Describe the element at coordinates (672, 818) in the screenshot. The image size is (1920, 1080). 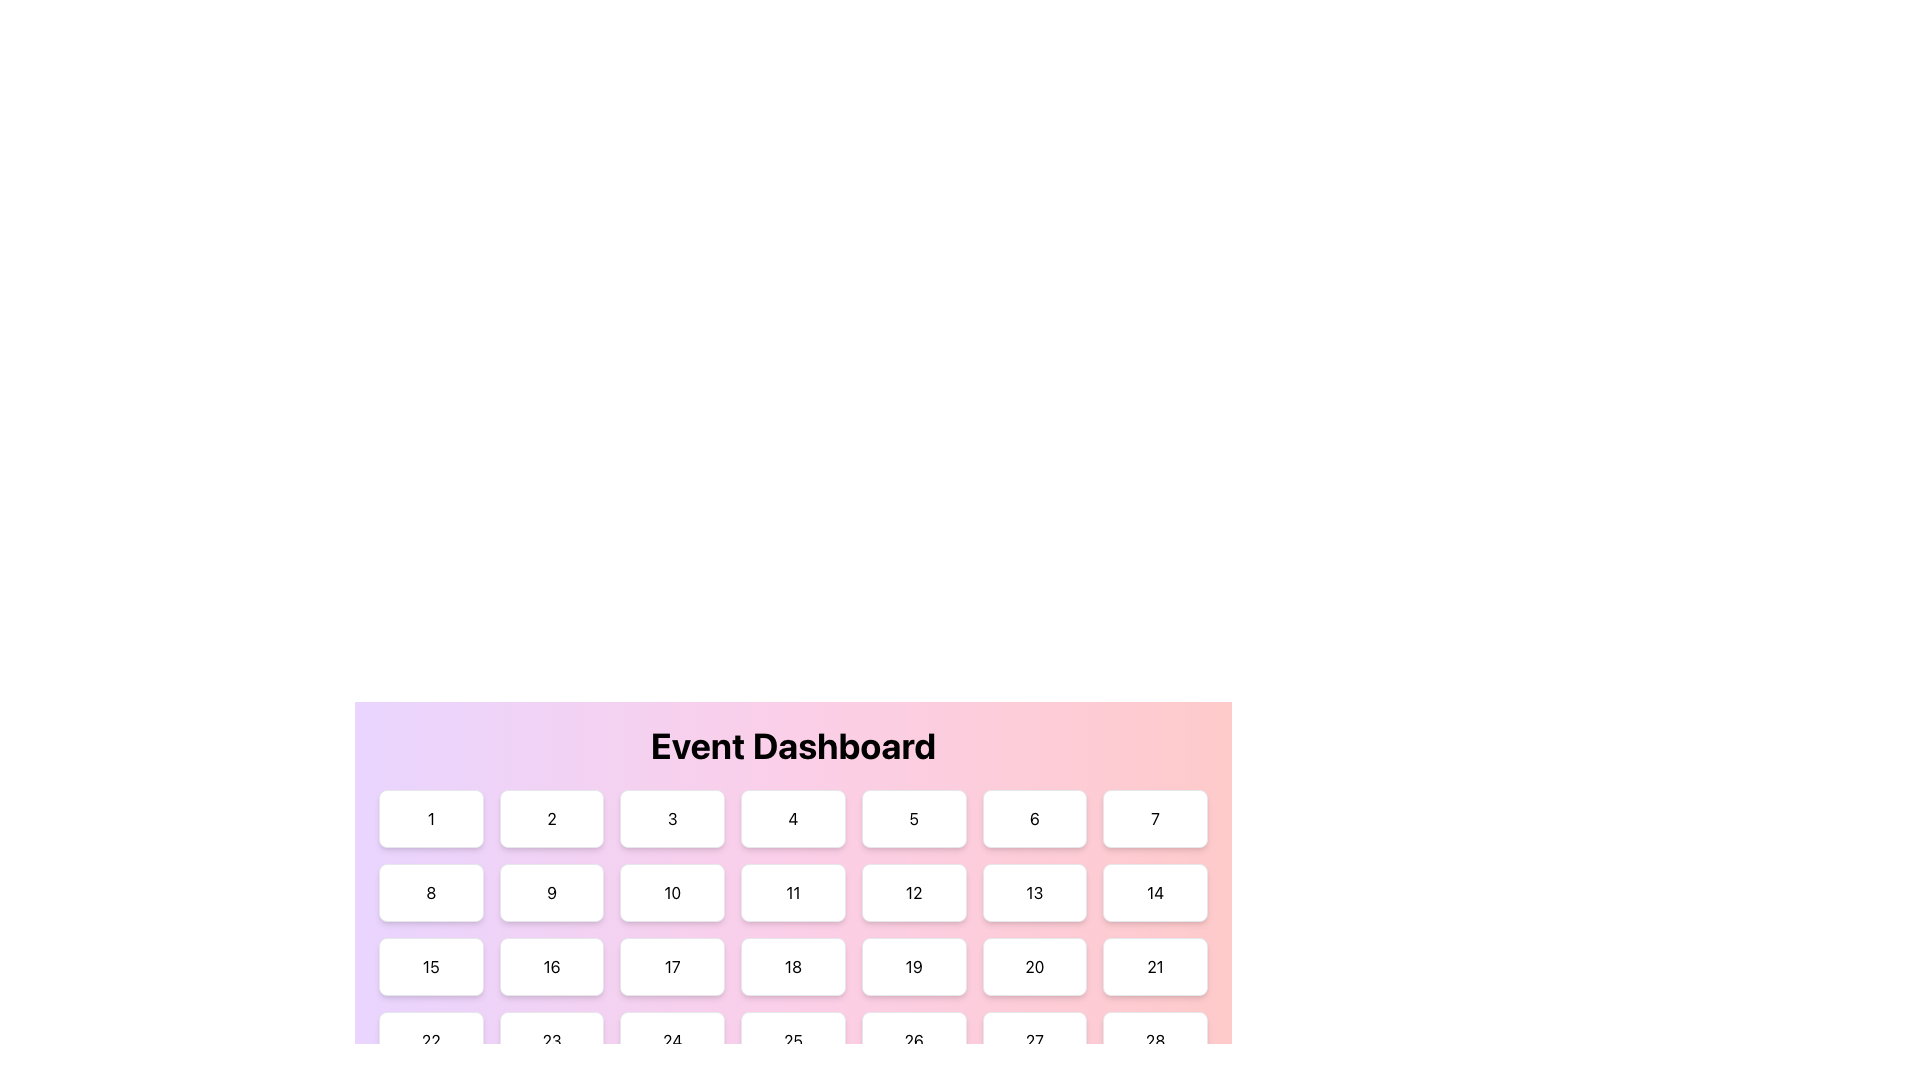
I see `the interactive button located in the first row of a grid layout, as the third item, positioned between the buttons displaying '2' and '4'` at that location.